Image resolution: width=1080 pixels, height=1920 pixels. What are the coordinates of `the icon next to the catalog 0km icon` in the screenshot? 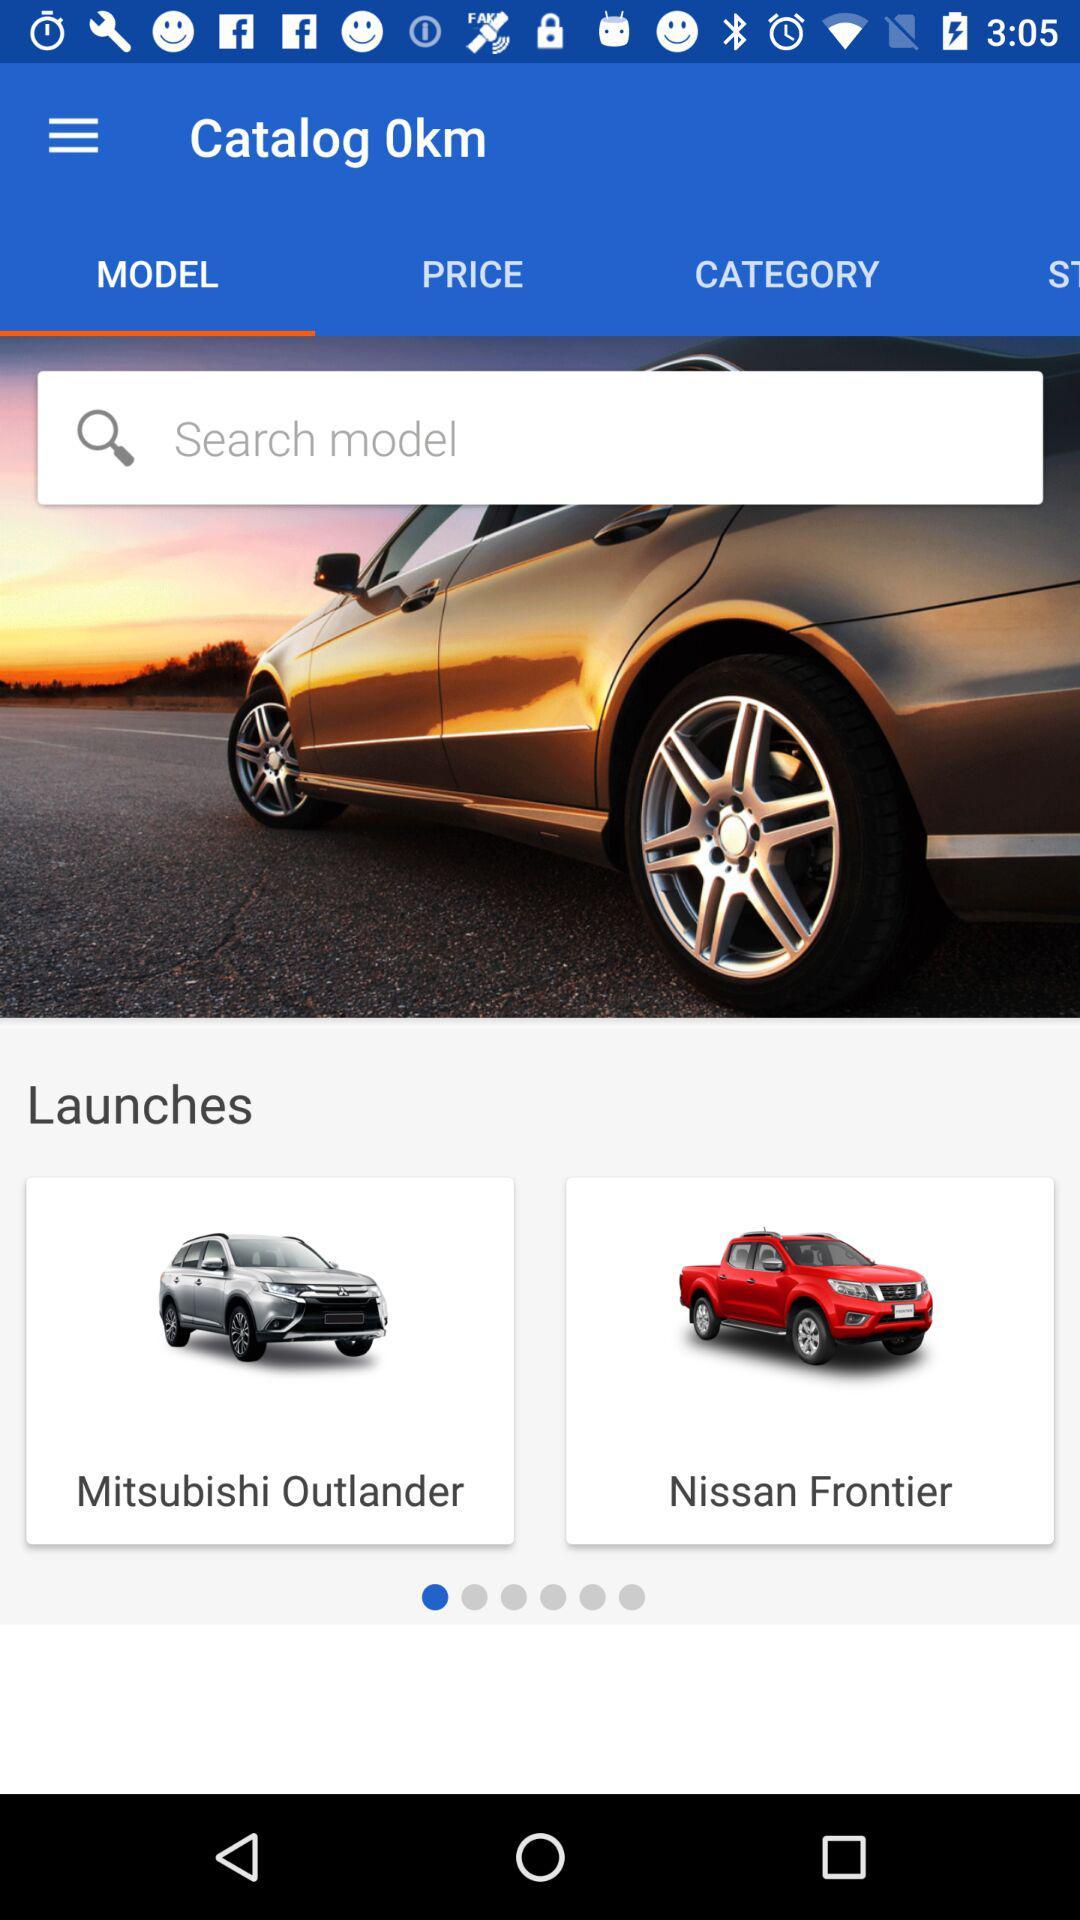 It's located at (72, 135).